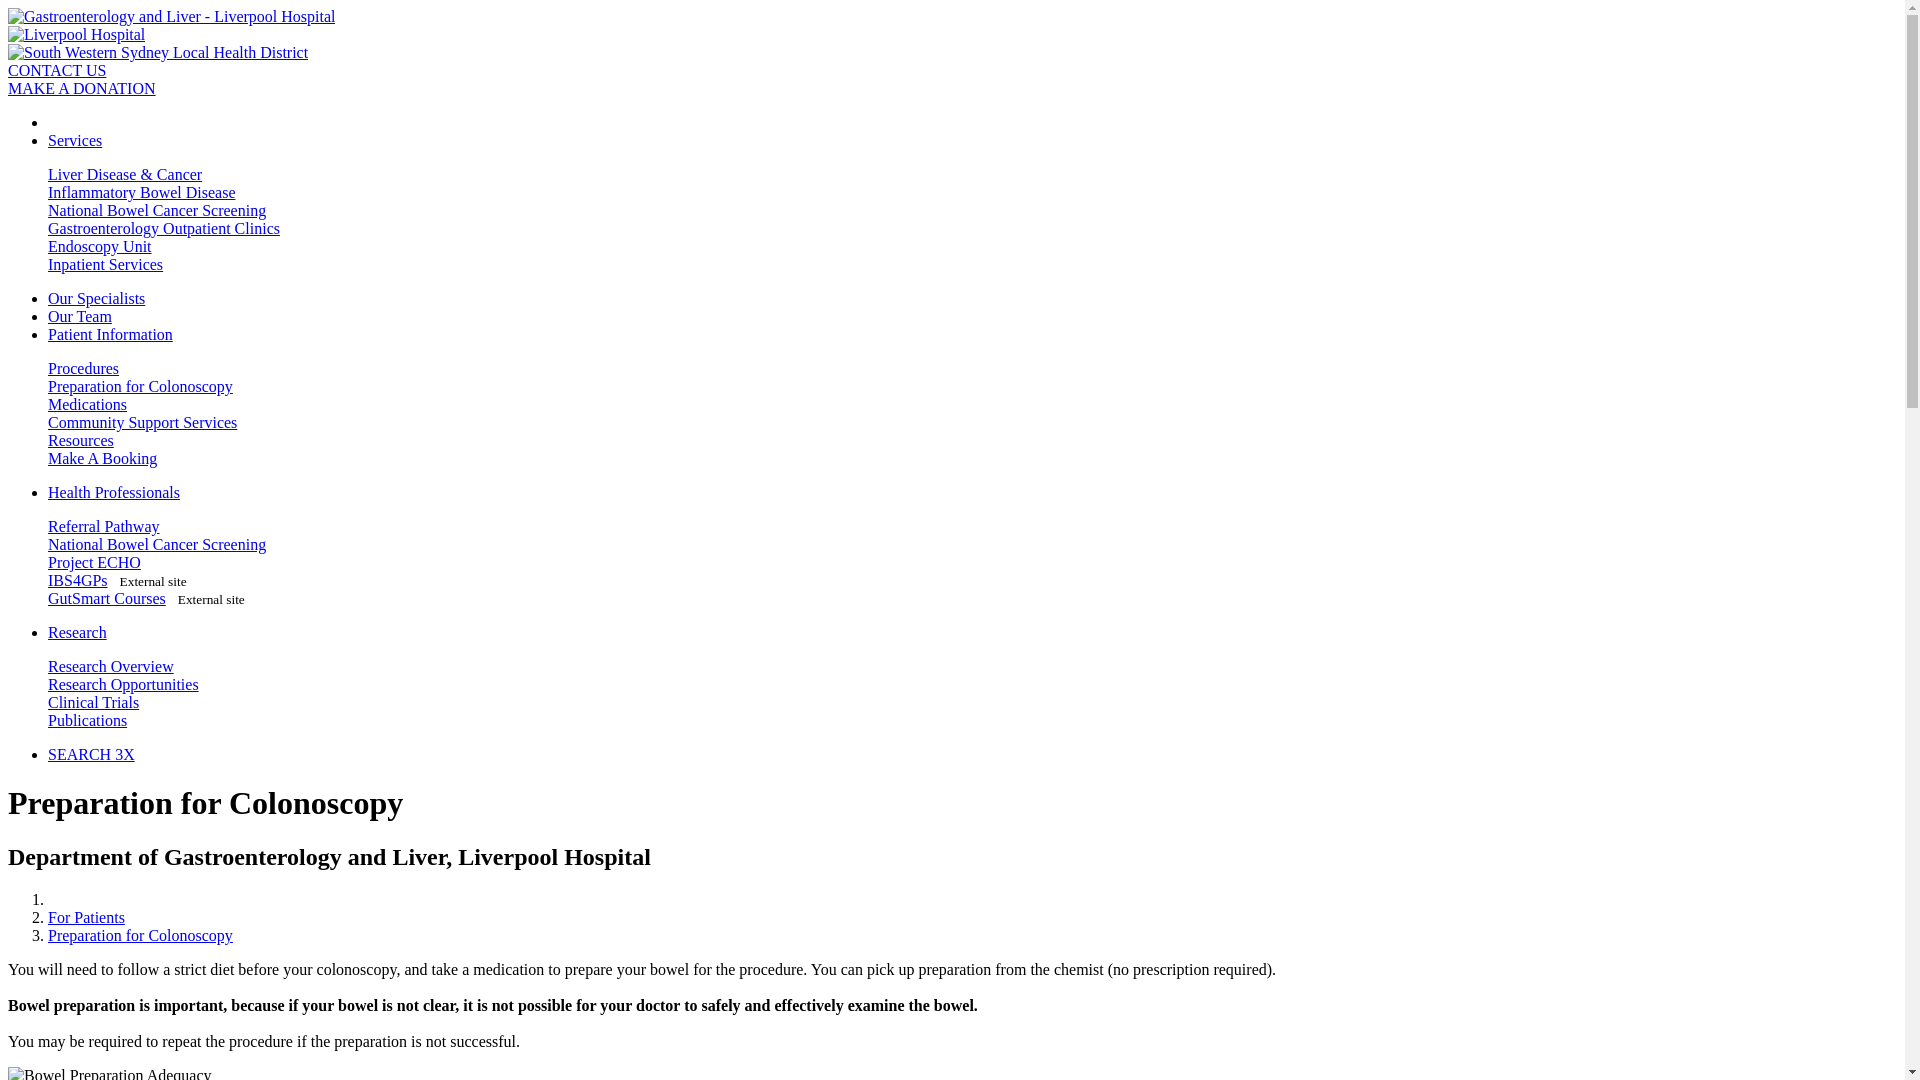  What do you see at coordinates (48, 173) in the screenshot?
I see `'Liver Disease & Cancer'` at bounding box center [48, 173].